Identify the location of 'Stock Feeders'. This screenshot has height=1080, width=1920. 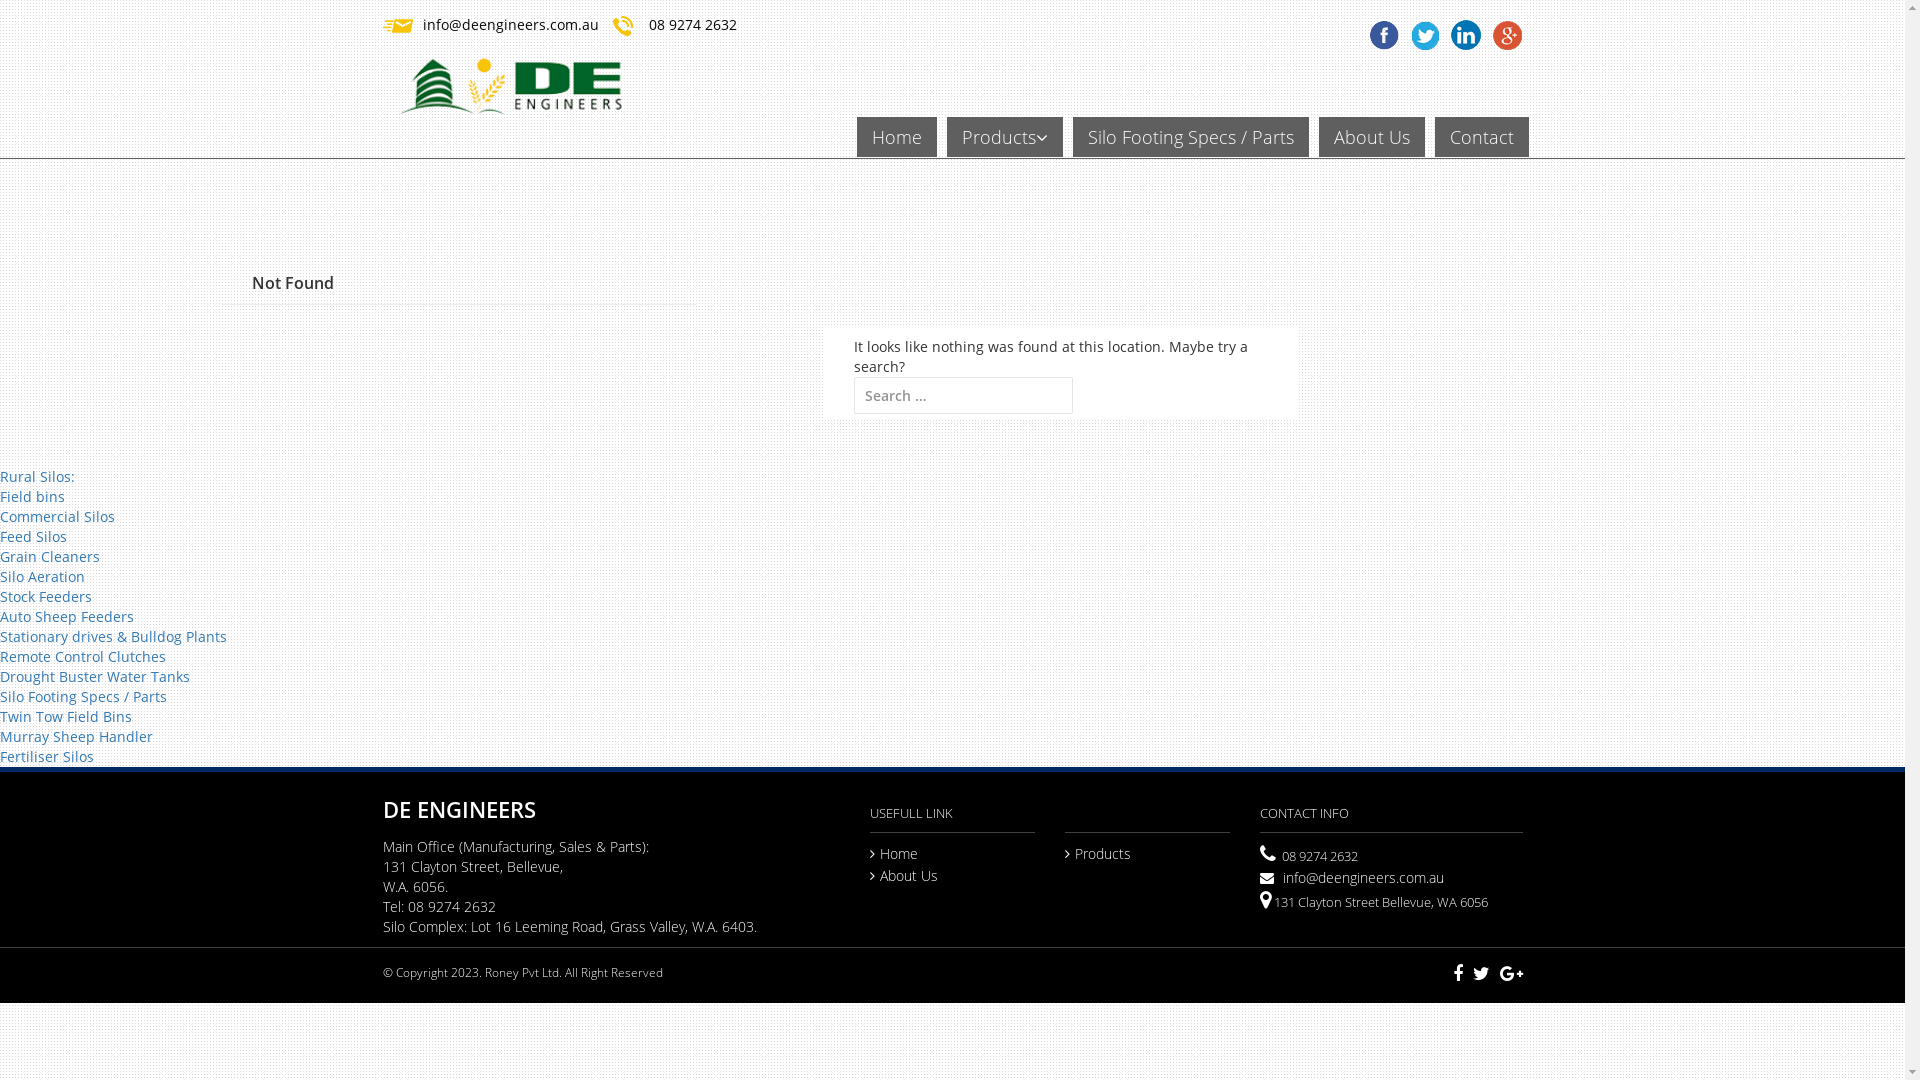
(0, 595).